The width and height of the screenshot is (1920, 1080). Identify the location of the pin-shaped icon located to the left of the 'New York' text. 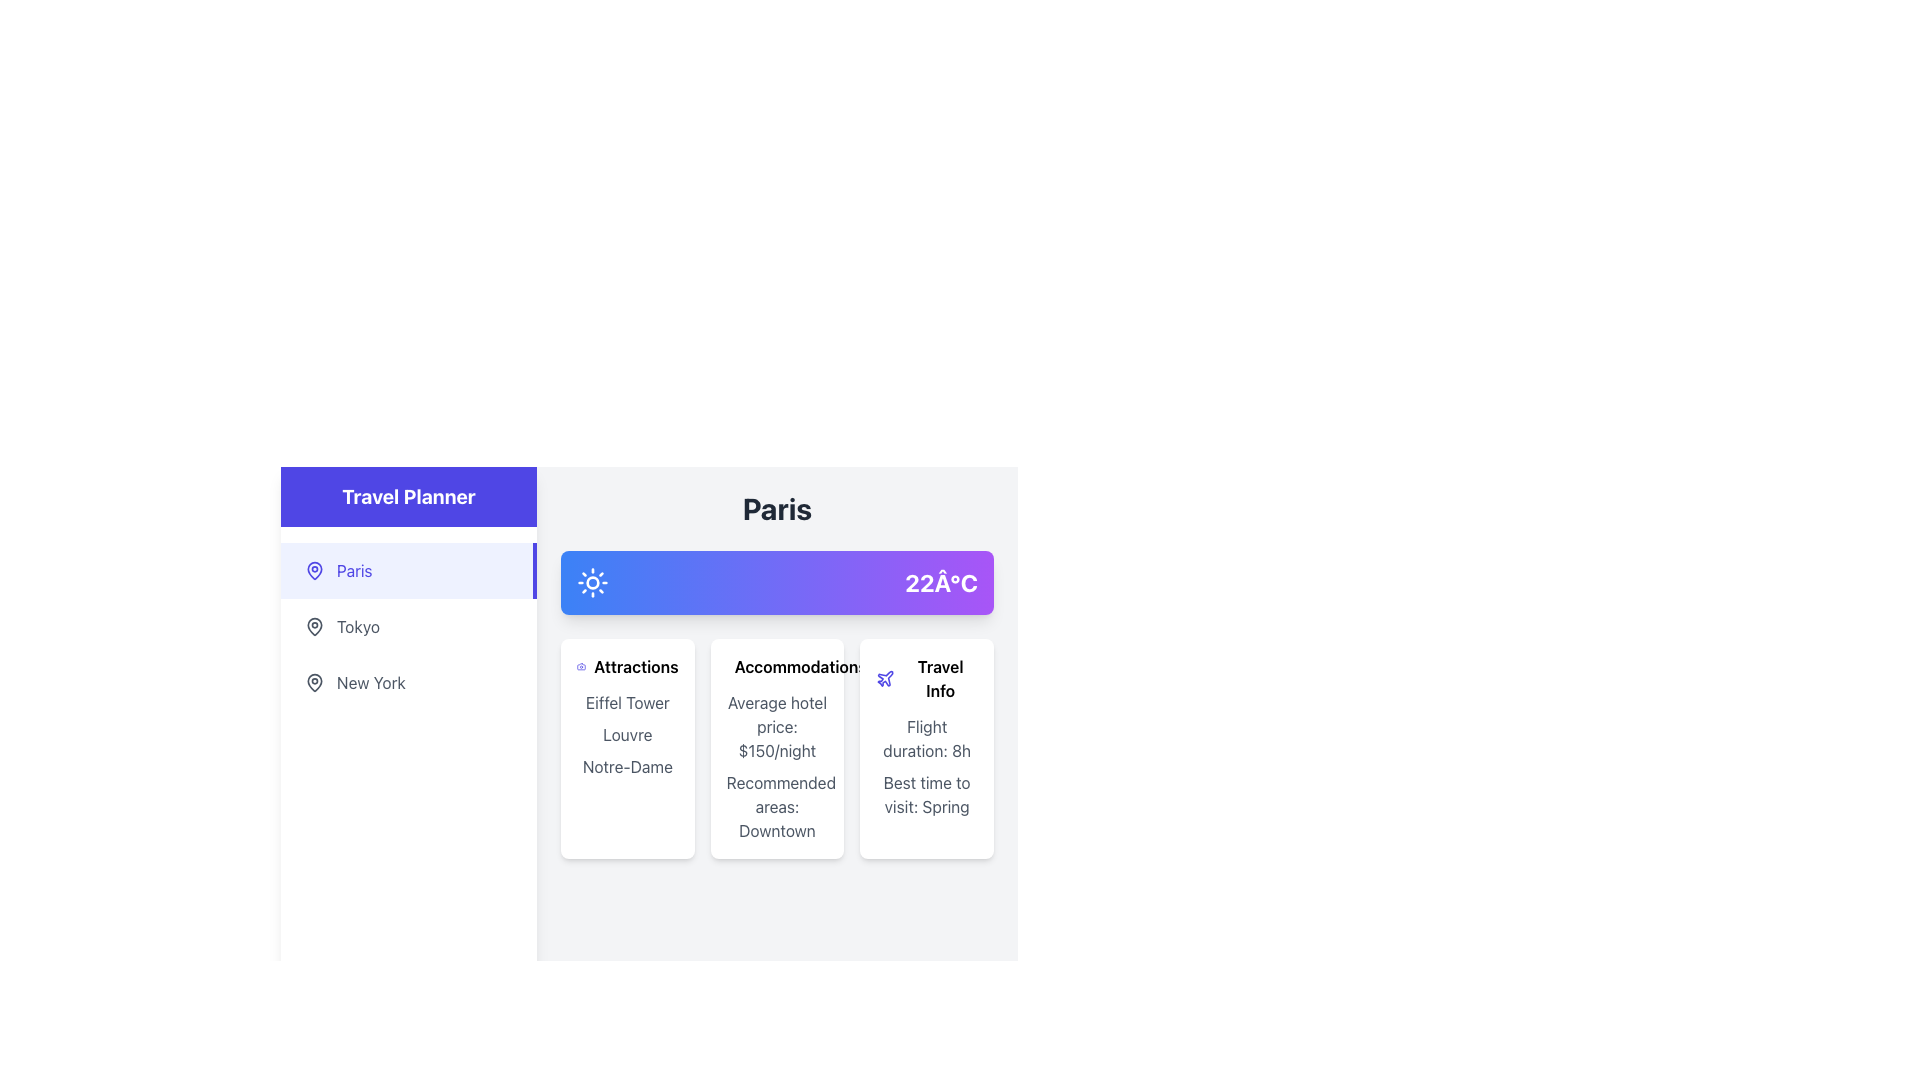
(314, 681).